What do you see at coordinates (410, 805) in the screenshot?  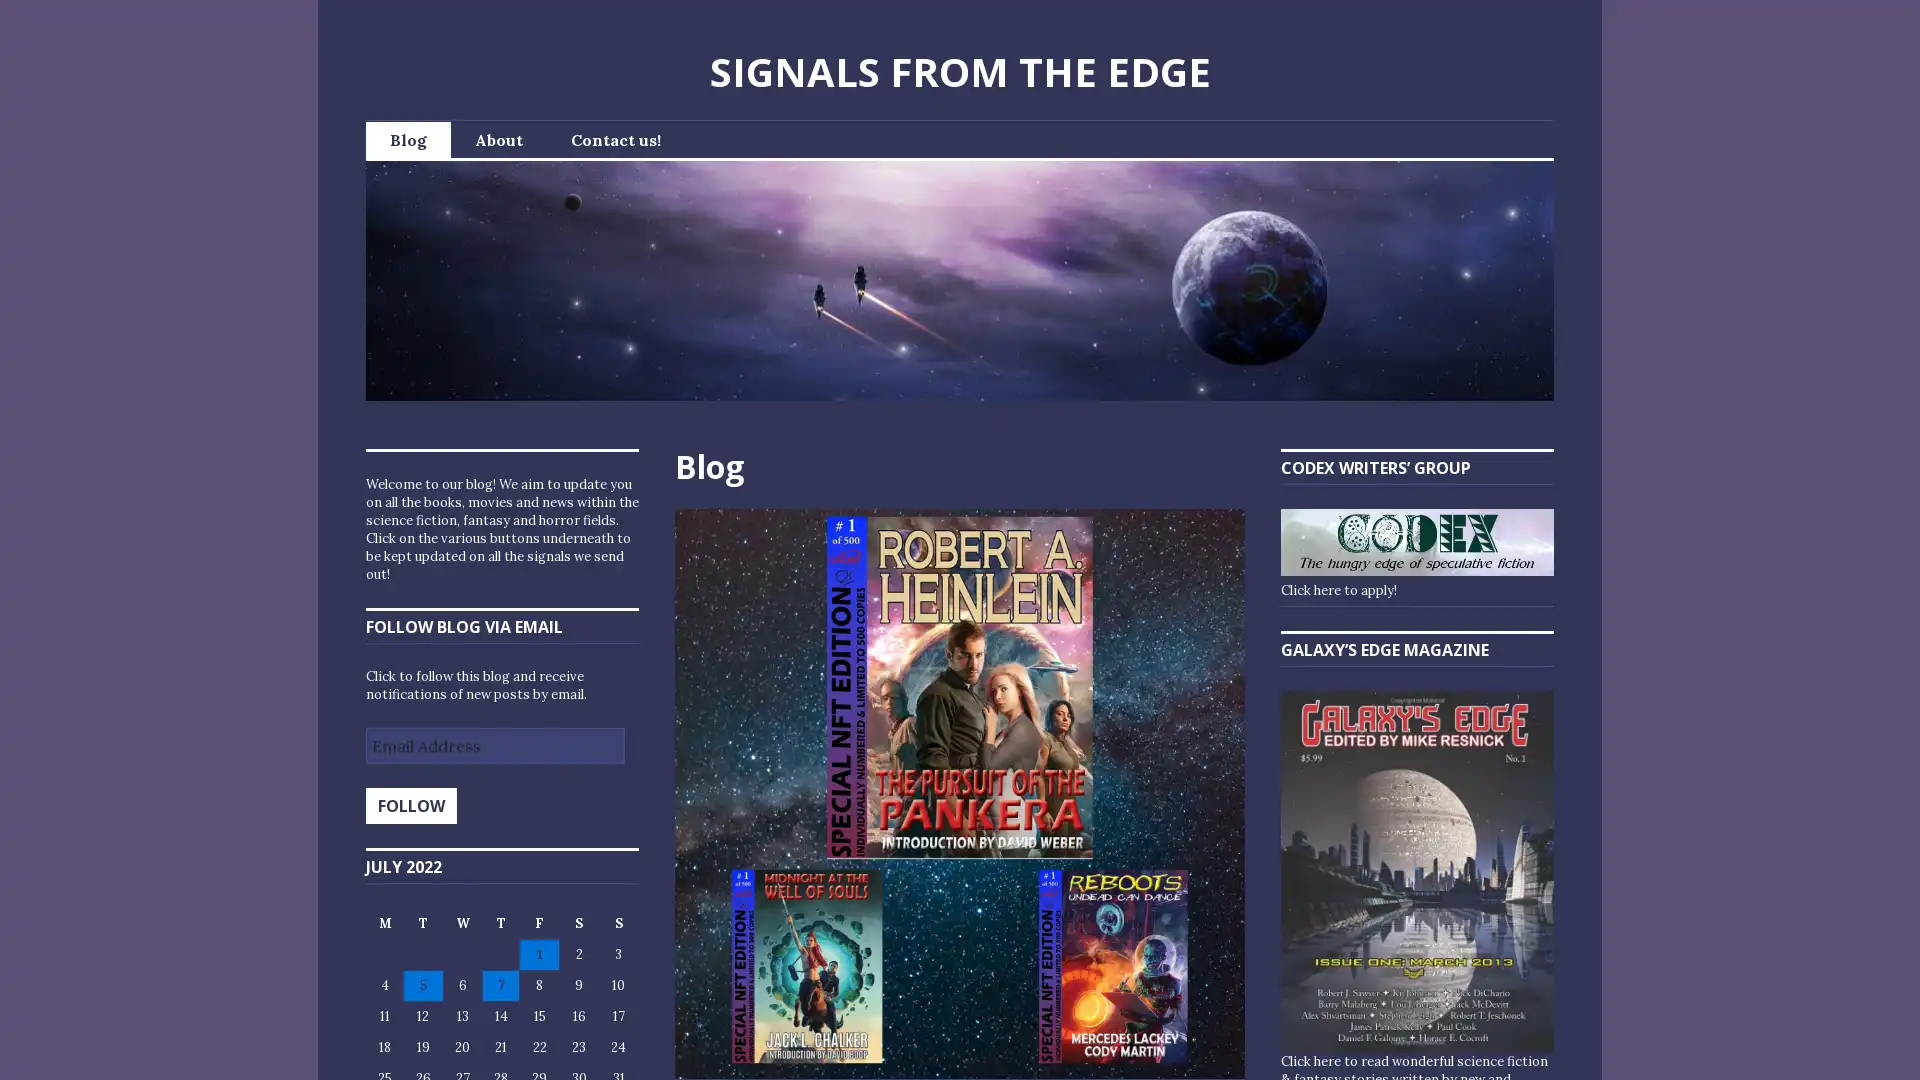 I see `FOLLOW` at bounding box center [410, 805].